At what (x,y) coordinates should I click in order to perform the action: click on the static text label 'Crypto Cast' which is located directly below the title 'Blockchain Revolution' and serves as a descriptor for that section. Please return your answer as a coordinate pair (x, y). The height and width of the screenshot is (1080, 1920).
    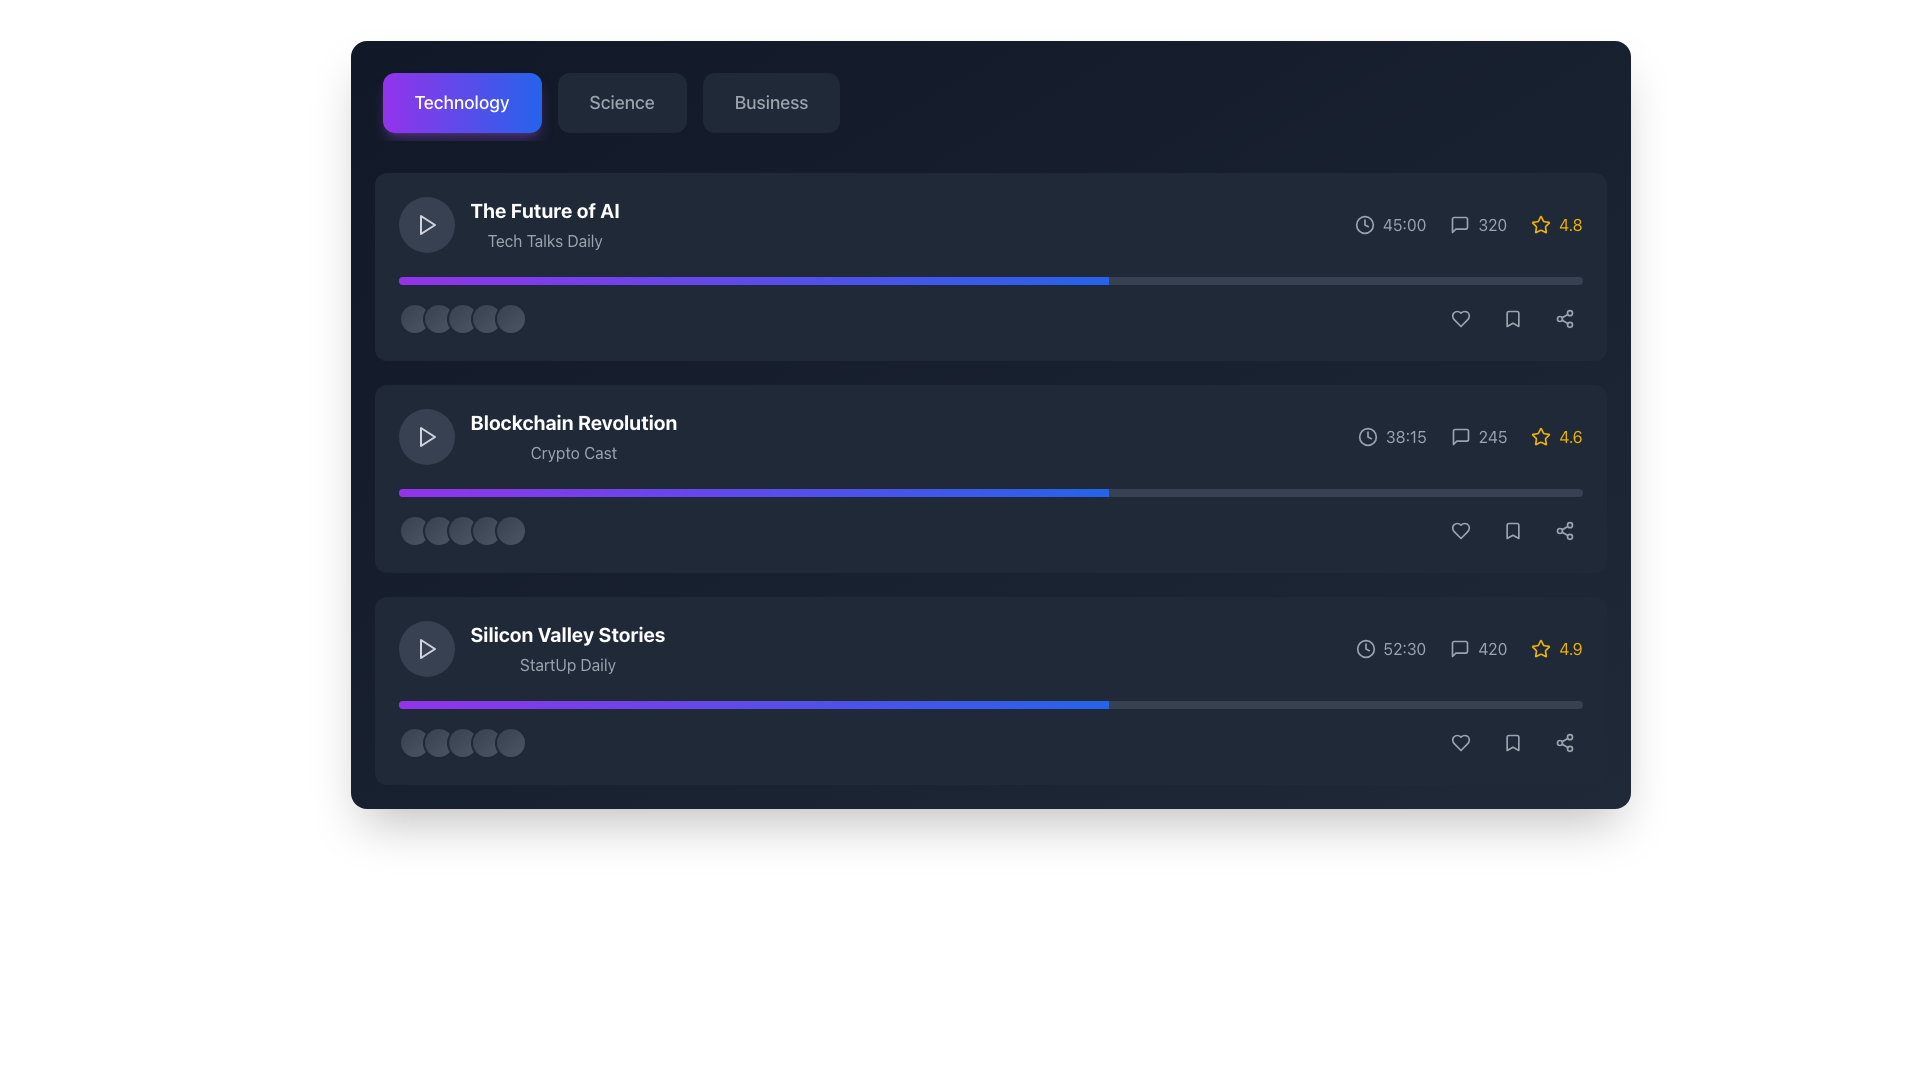
    Looking at the image, I should click on (572, 452).